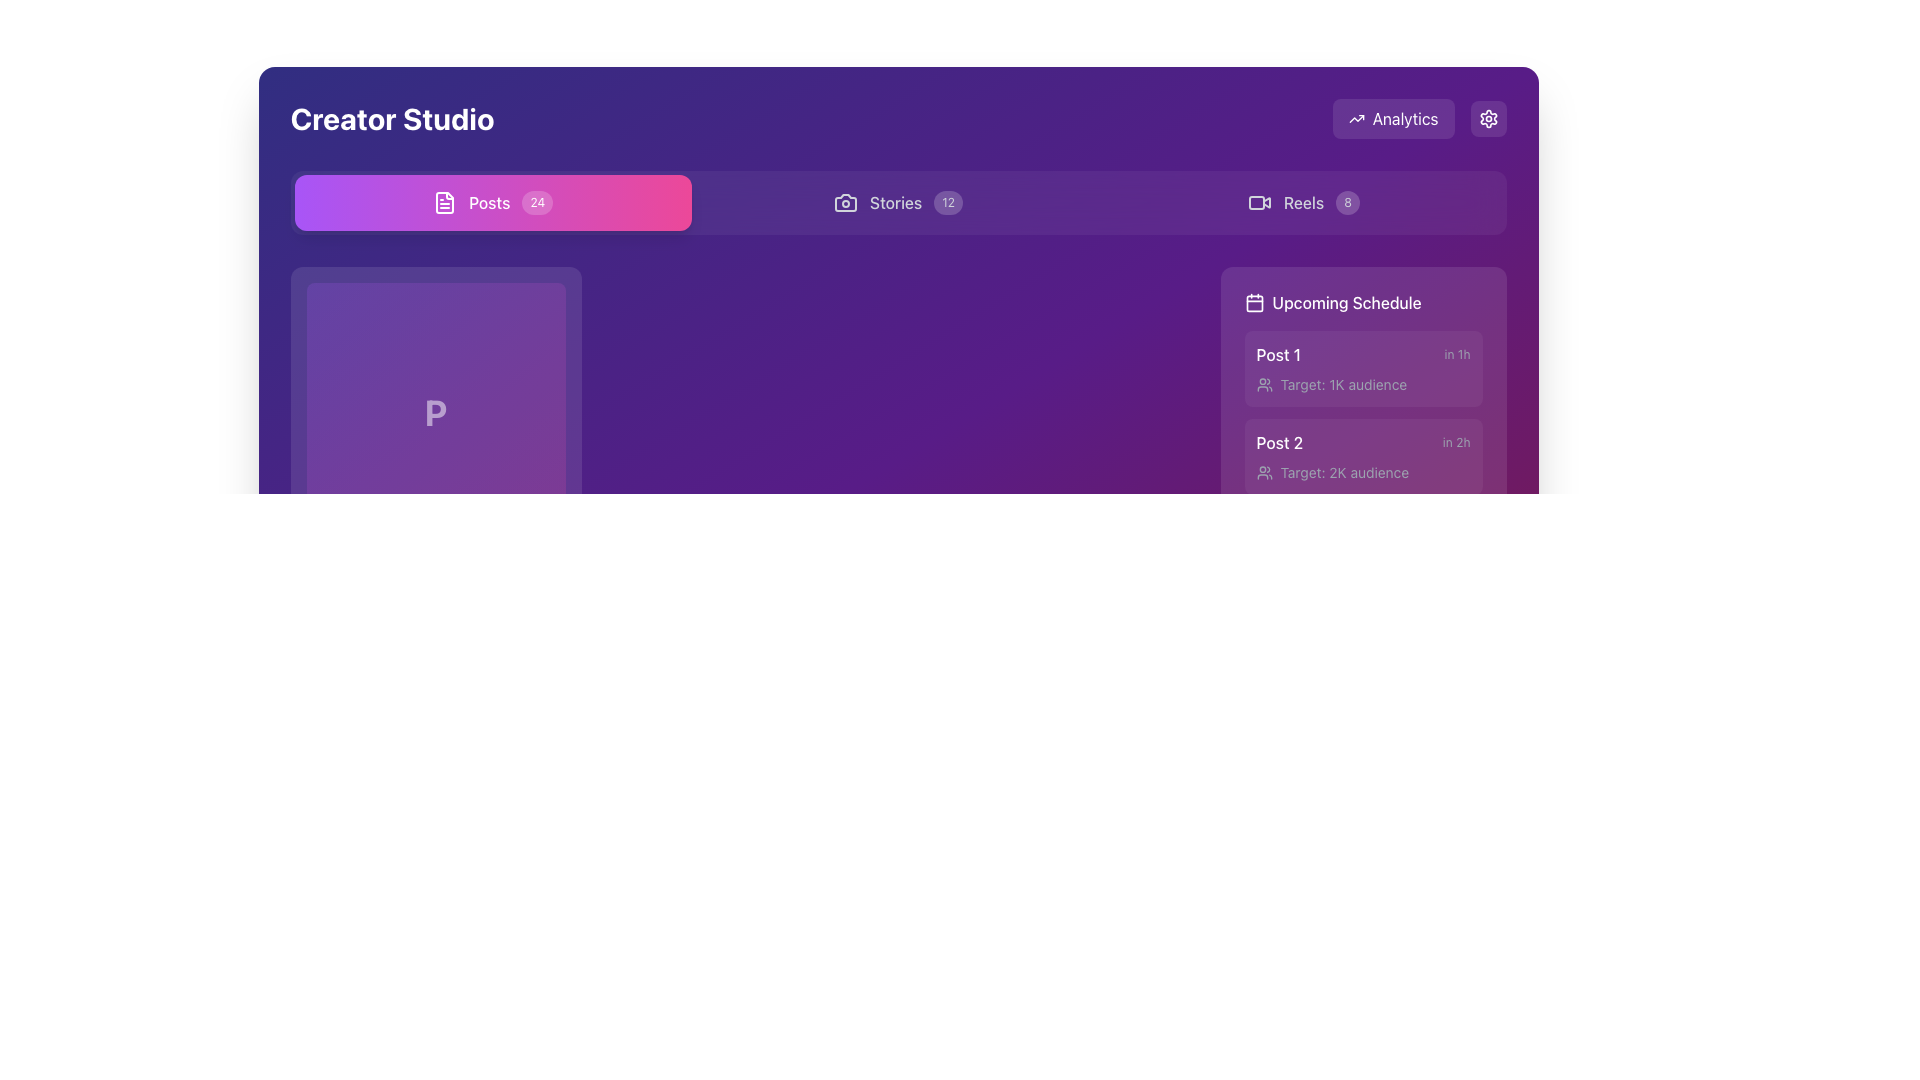 The image size is (1920, 1080). I want to click on the text label with an icon prefix that indicates 'Target: 2K audience' located in the 'Post 2' card of the 'Upcoming Schedule' section, so click(1362, 473).